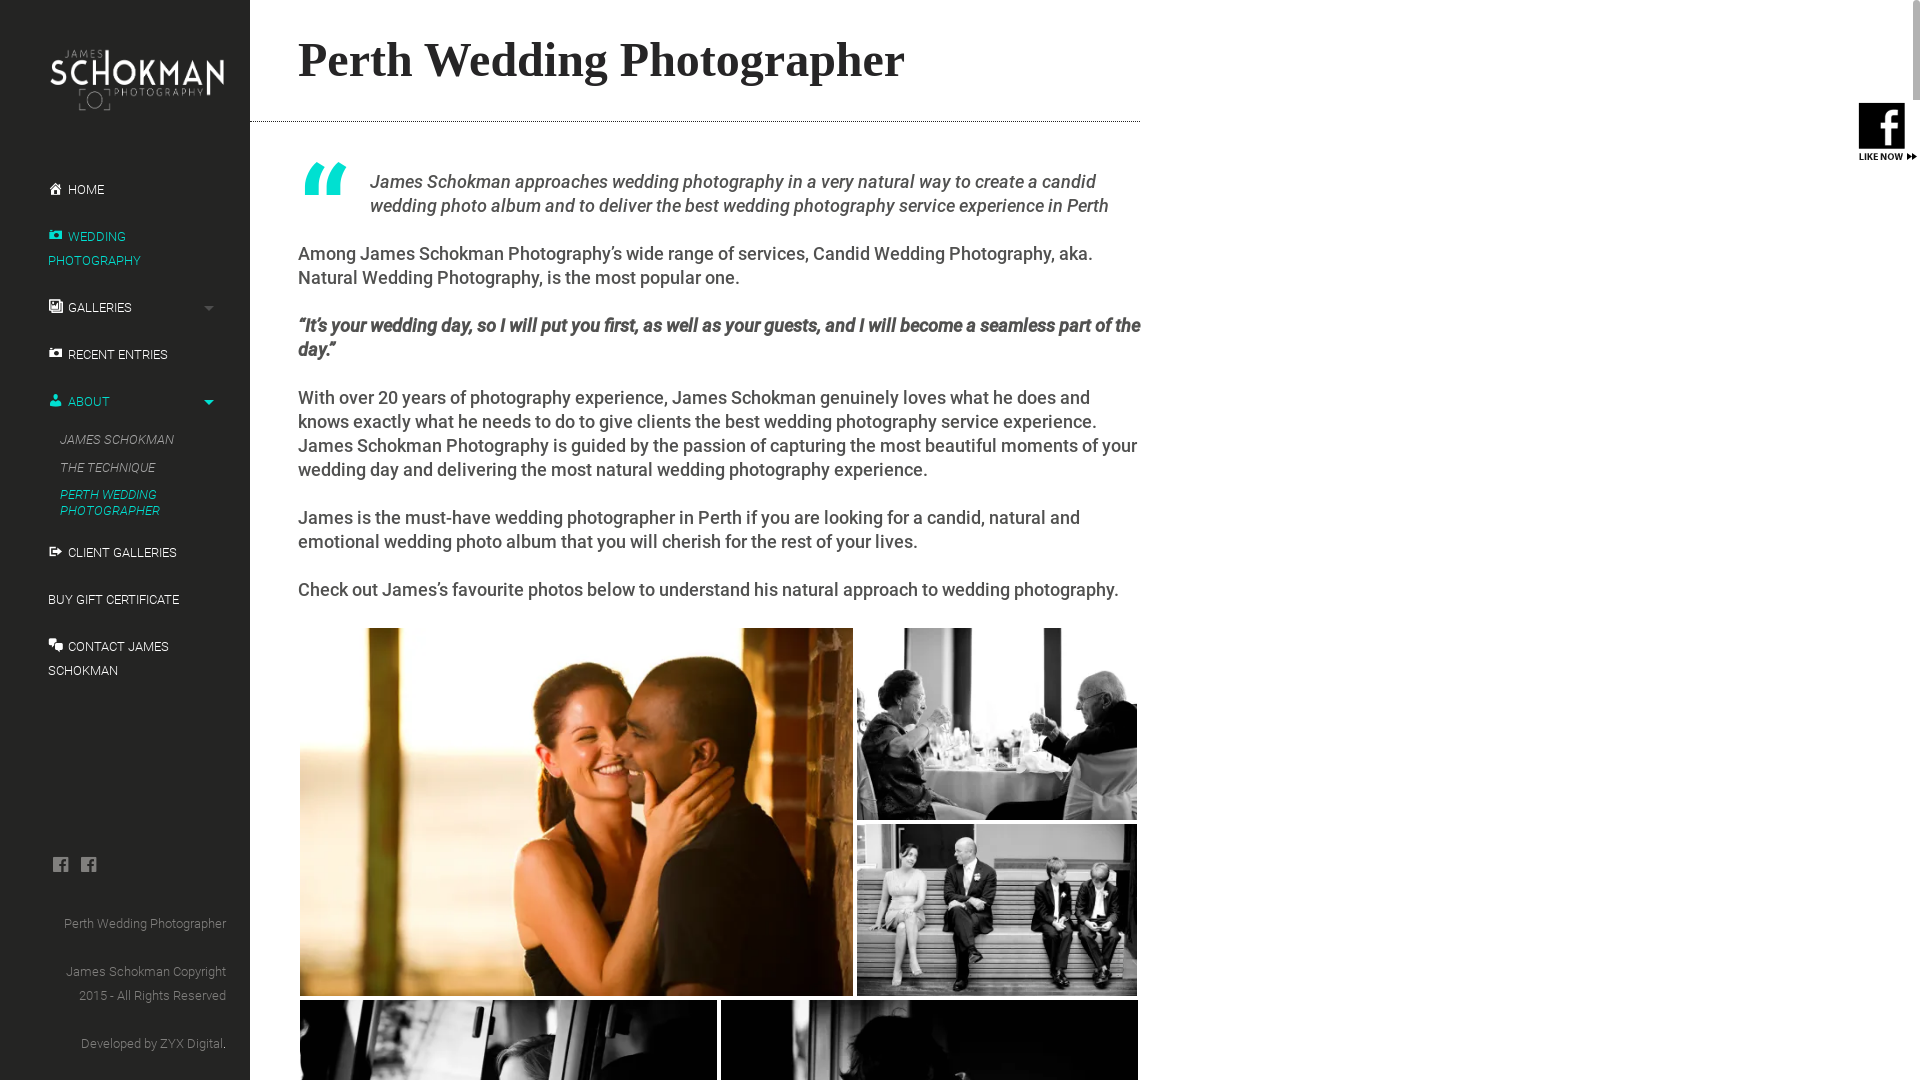 The width and height of the screenshot is (1920, 1080). I want to click on 'RECENT ENTRIES', so click(123, 353).